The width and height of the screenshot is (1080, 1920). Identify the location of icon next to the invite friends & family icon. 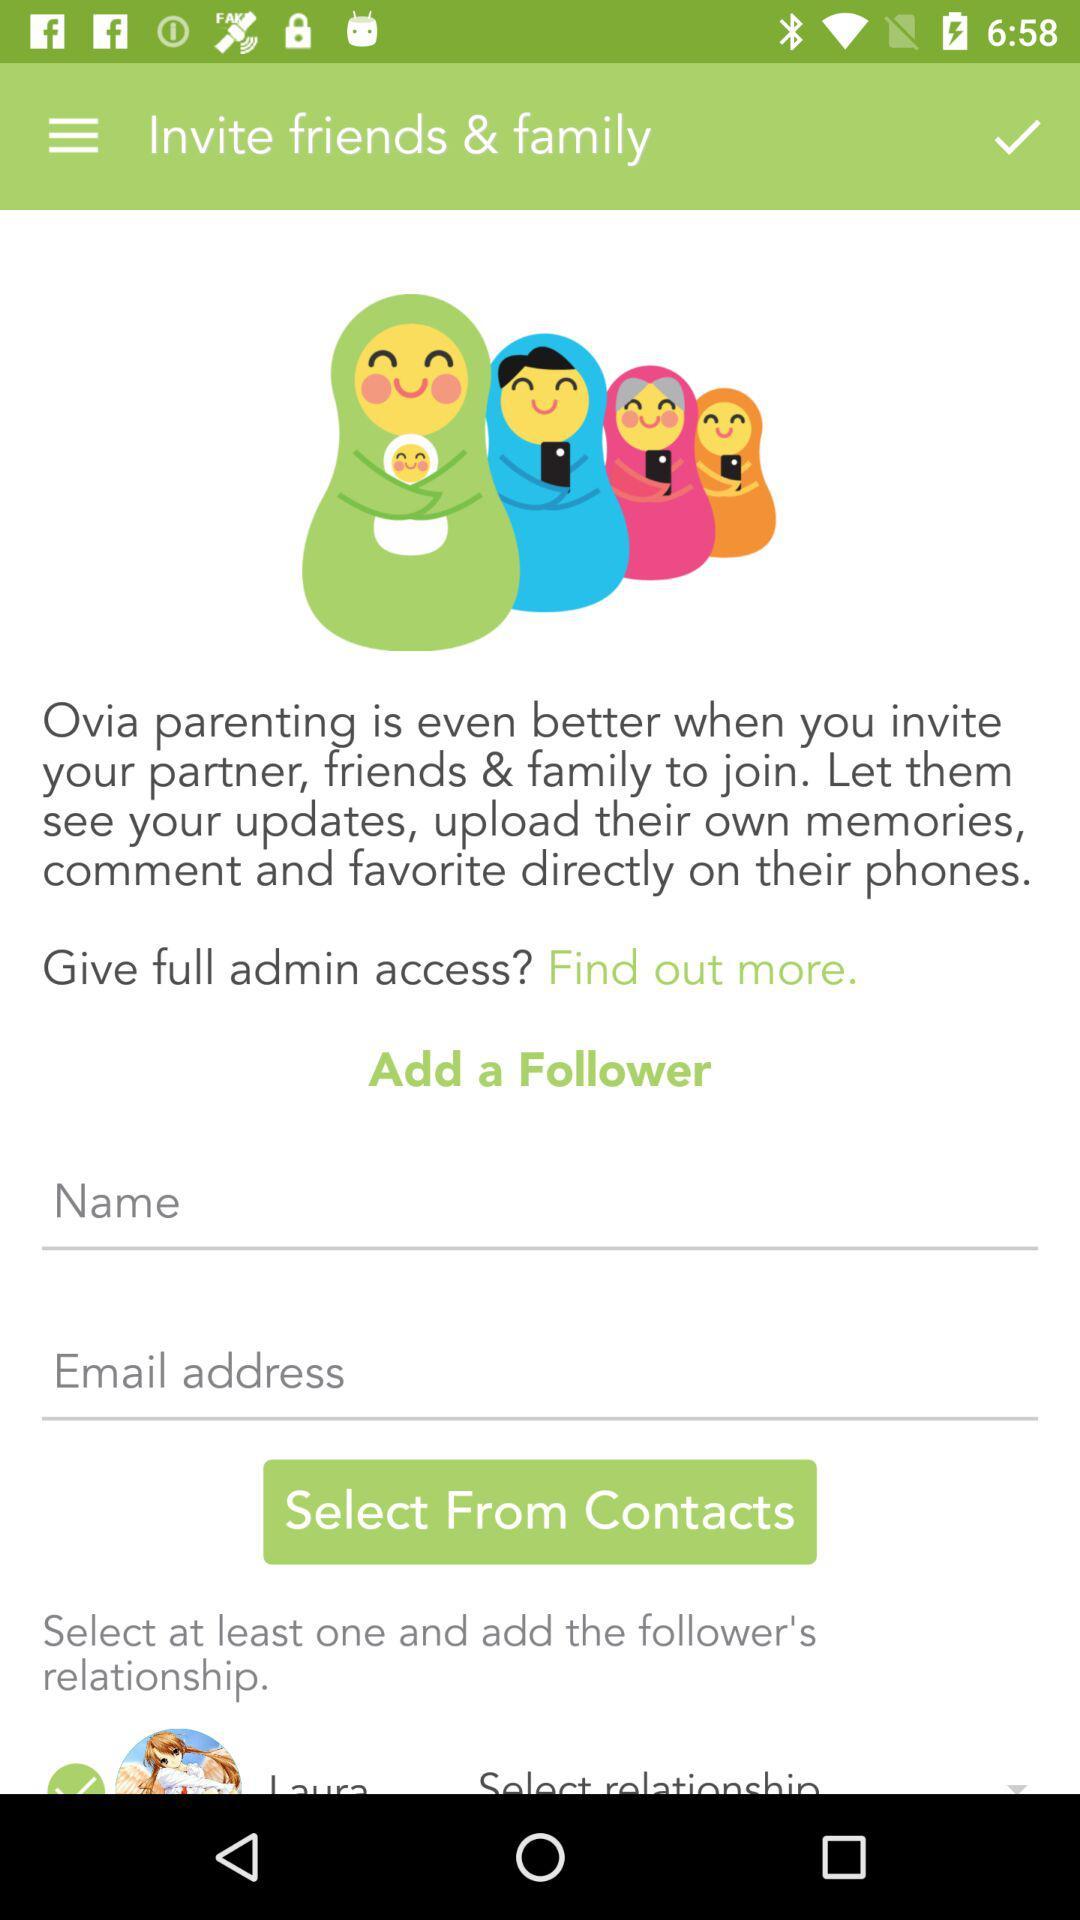
(1017, 135).